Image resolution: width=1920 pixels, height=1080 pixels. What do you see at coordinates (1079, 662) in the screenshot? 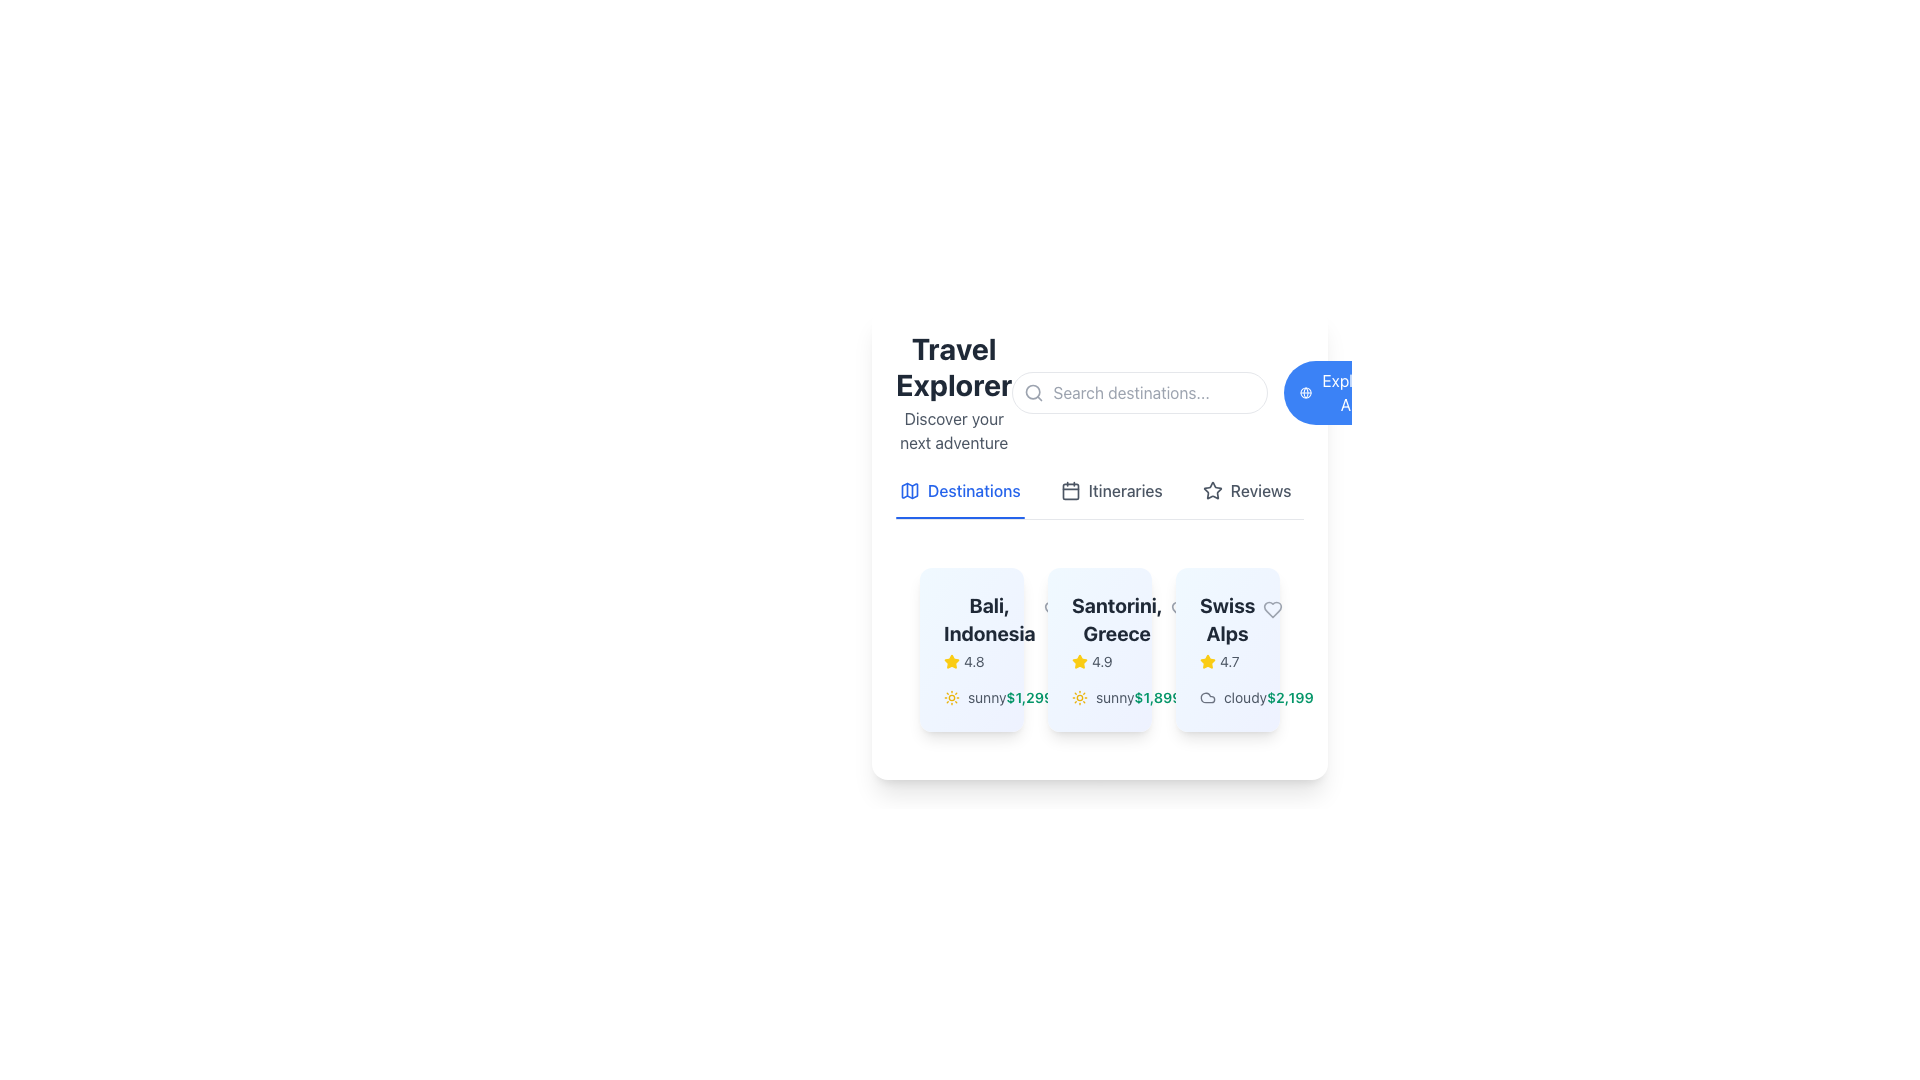
I see `the yellow star-shaped icon located in the 'Santorini, Greece' section of the card interface to interact with the rating` at bounding box center [1079, 662].